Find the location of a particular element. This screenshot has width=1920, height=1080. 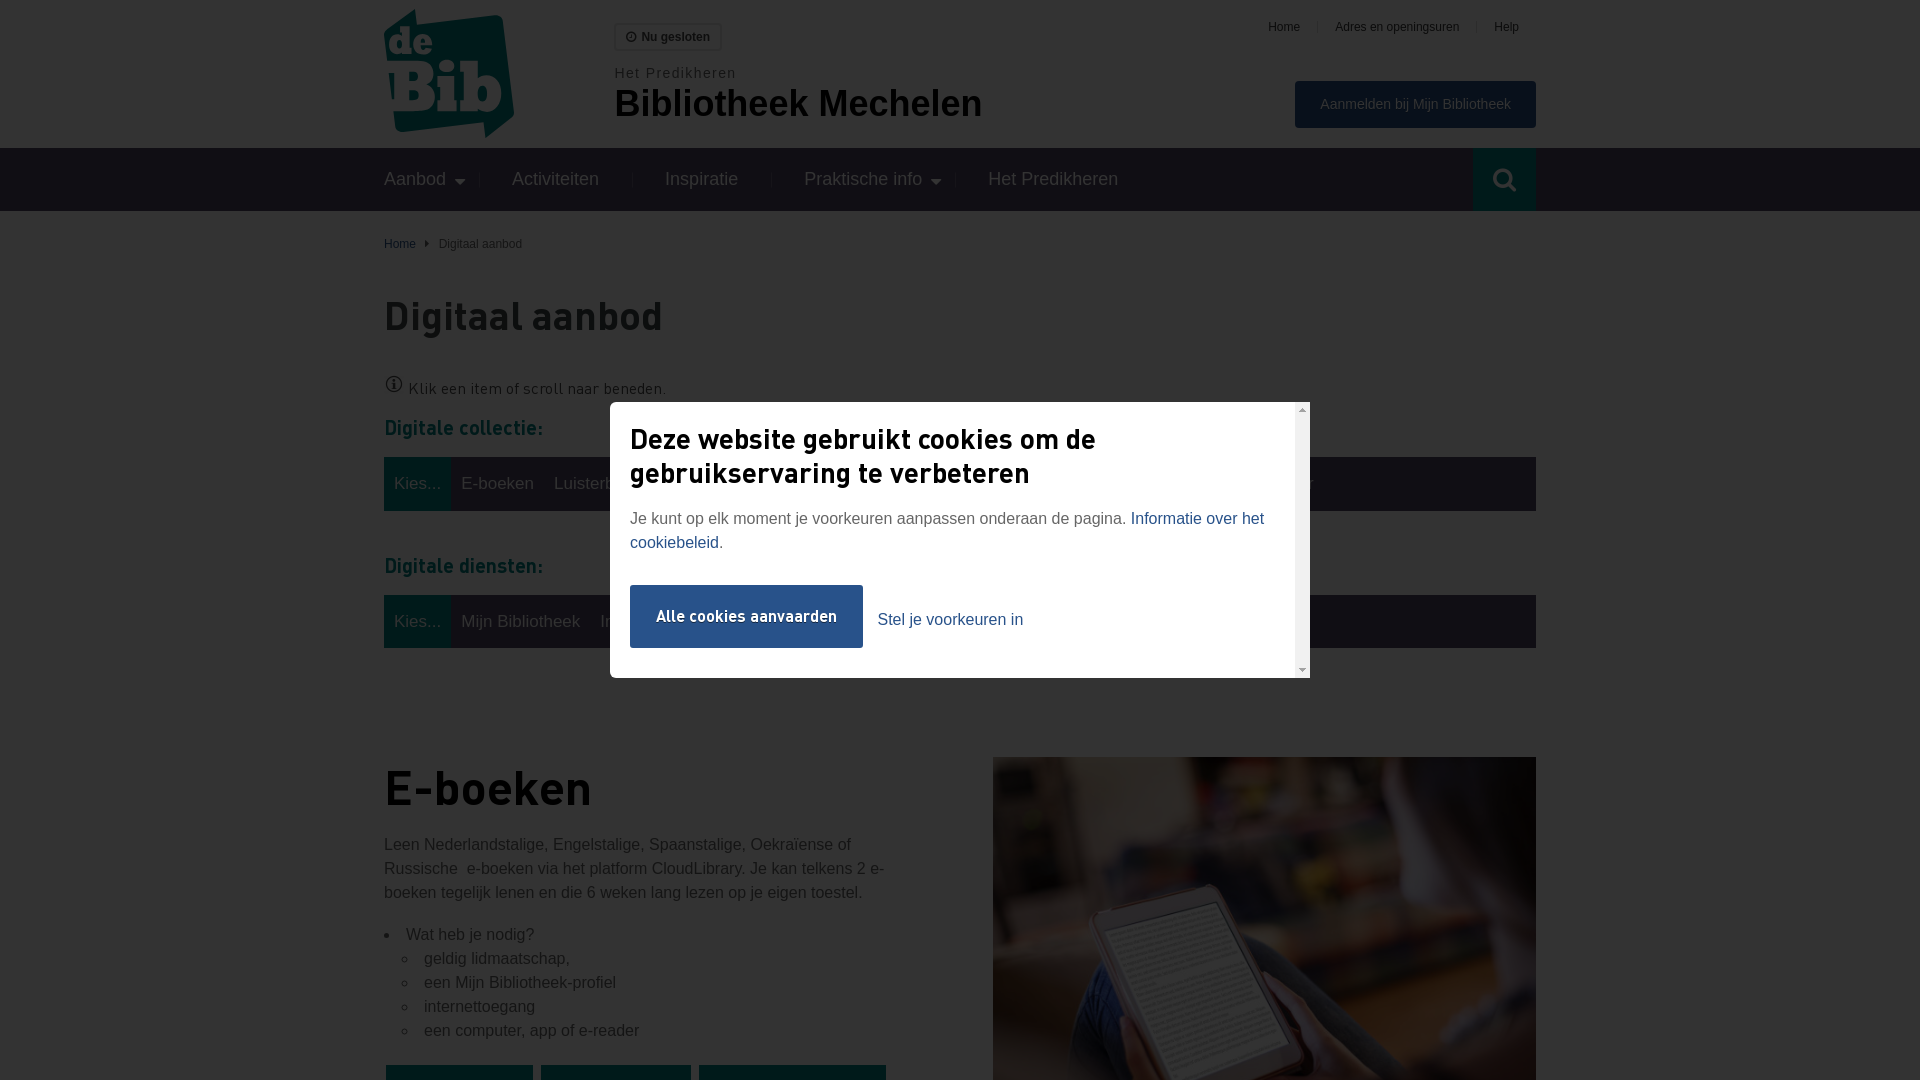

'Kies...' is located at coordinates (416, 483).